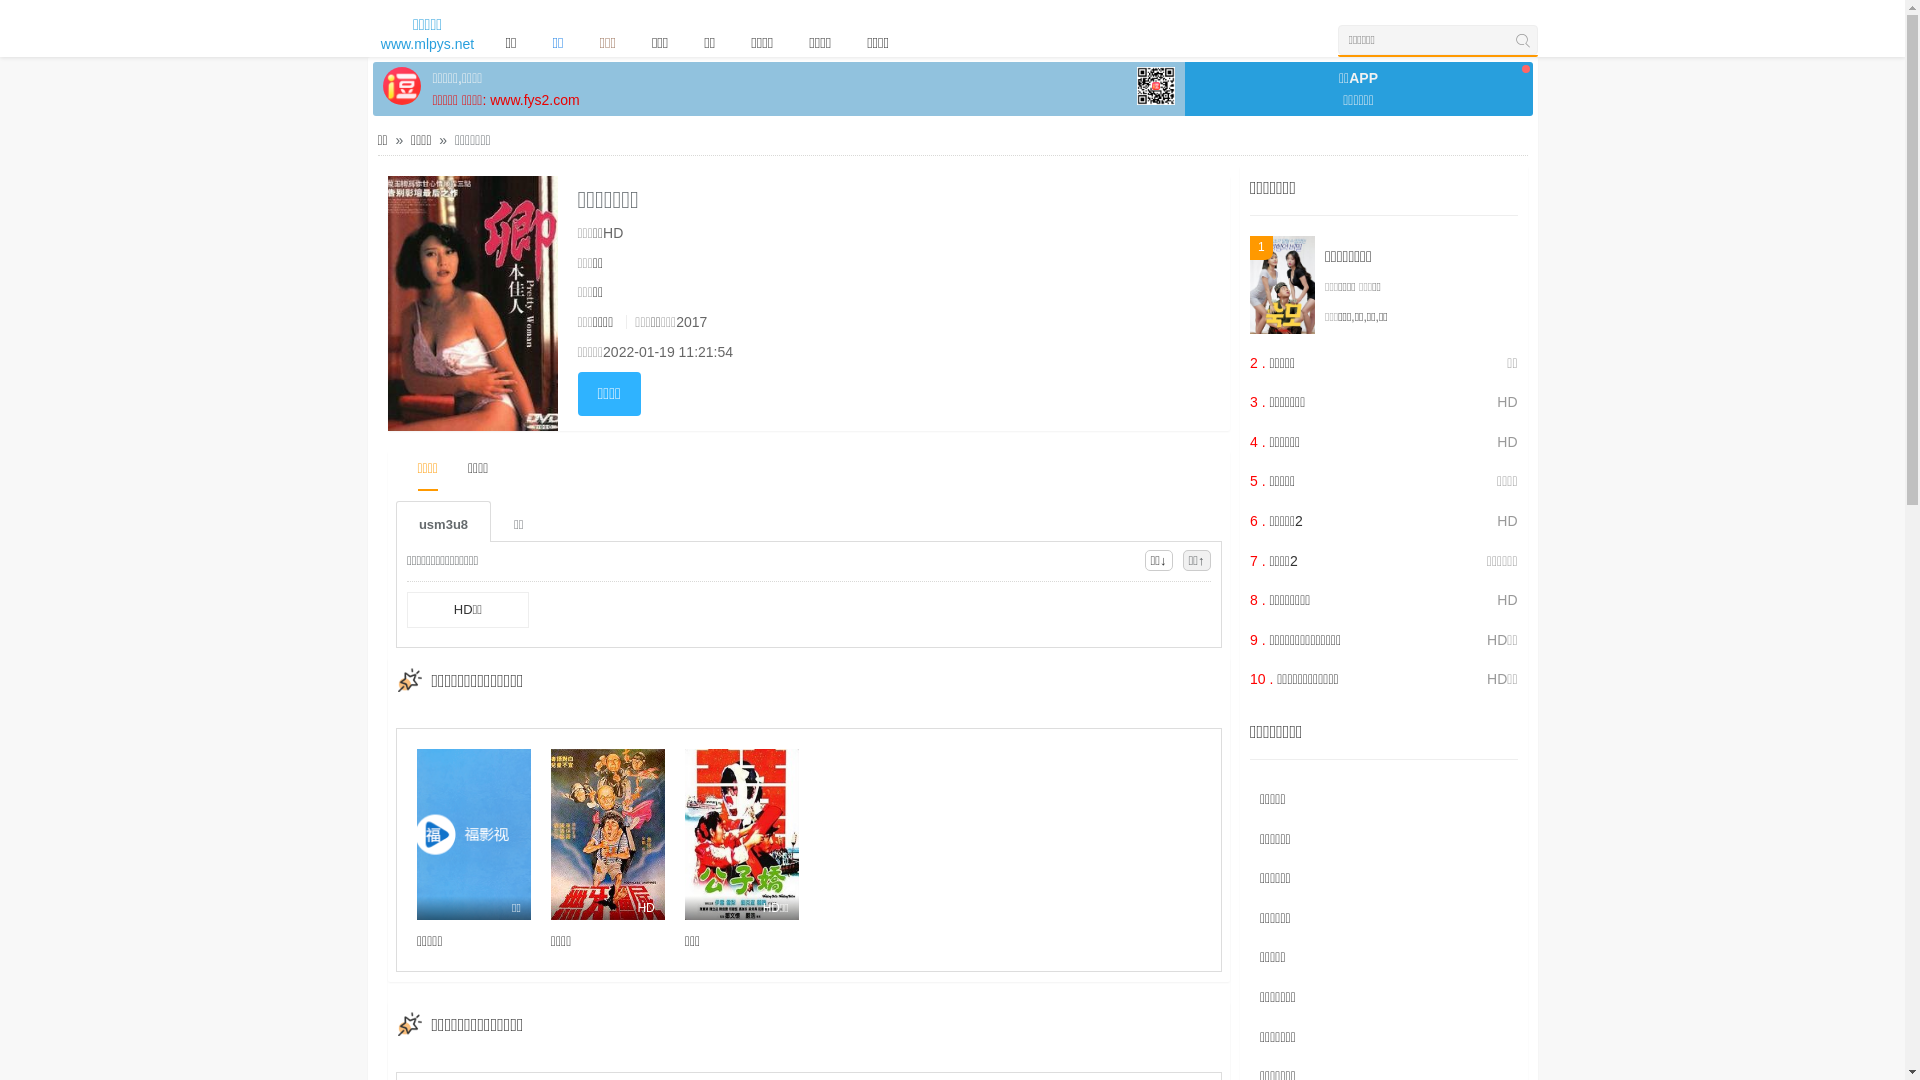 The height and width of the screenshot is (1080, 1920). I want to click on 'usm3u8', so click(442, 520).